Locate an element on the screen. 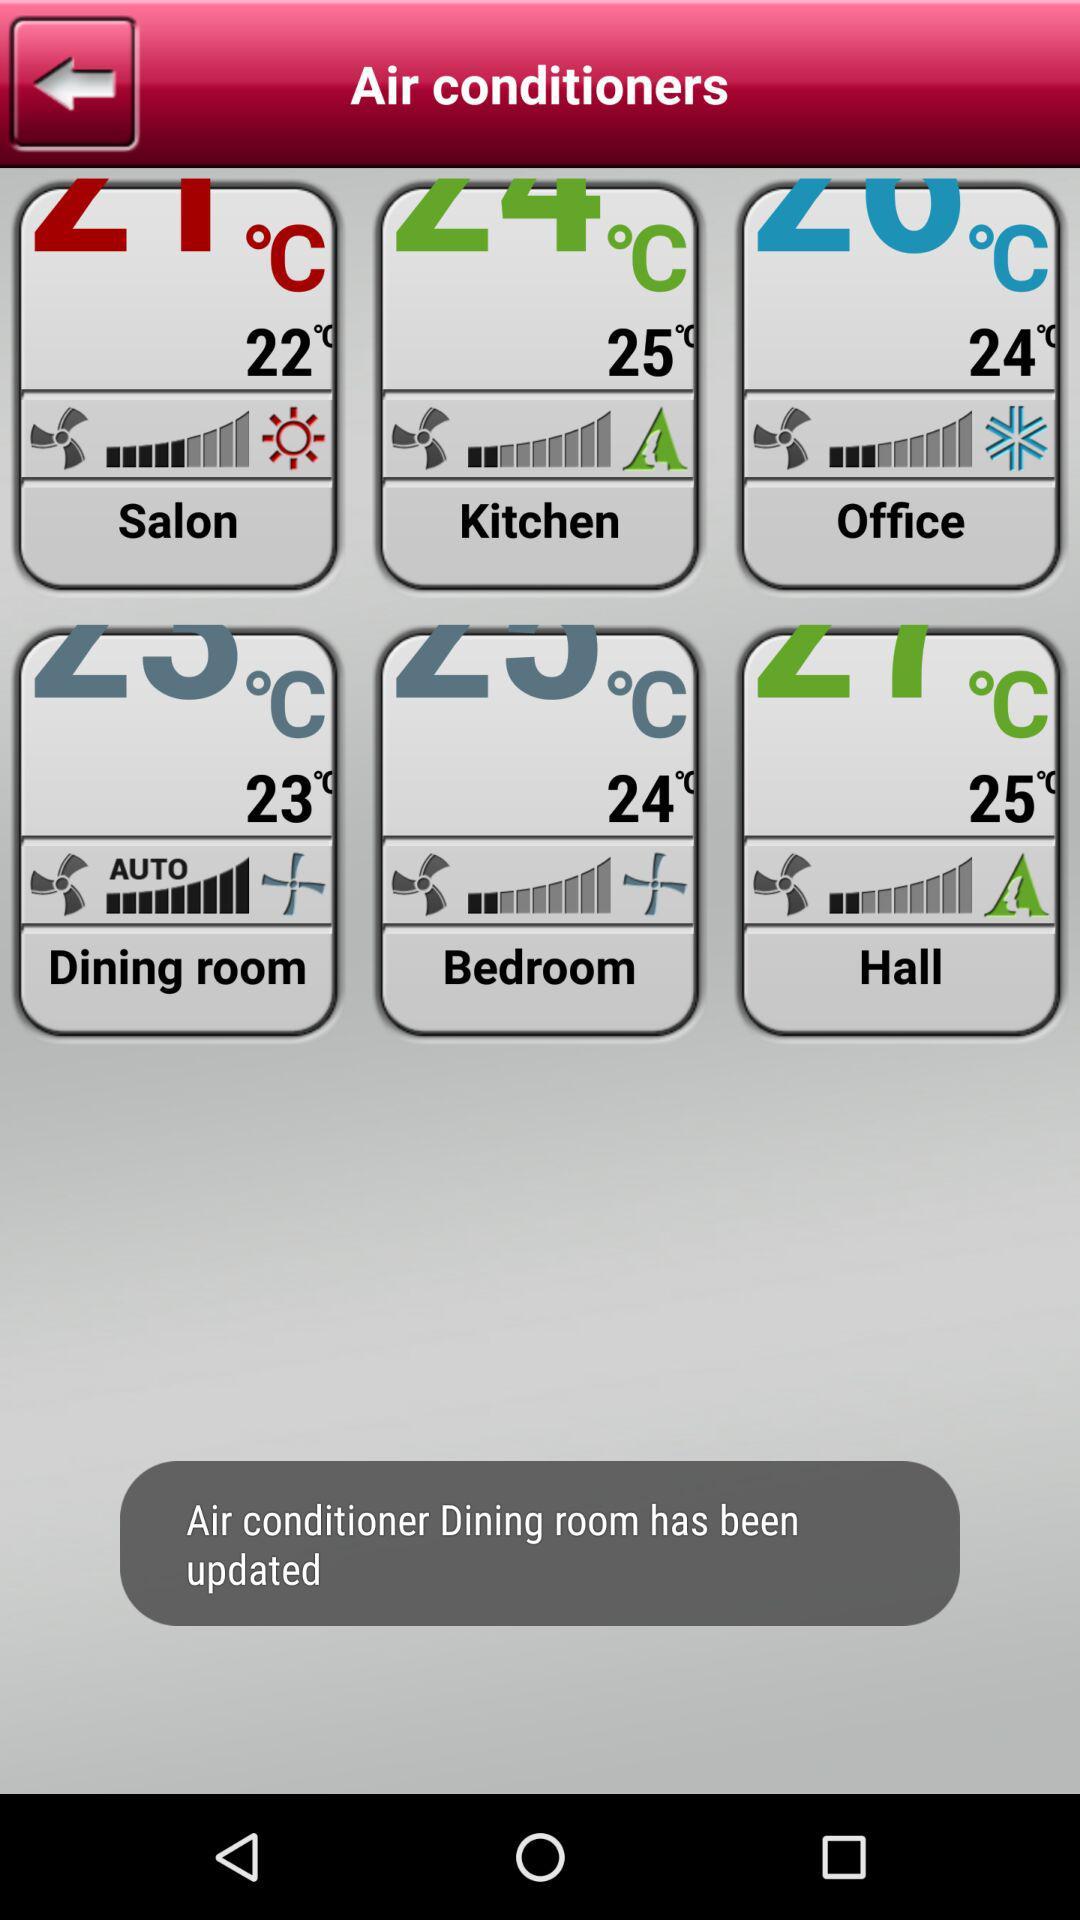 The image size is (1080, 1920). area is located at coordinates (538, 388).